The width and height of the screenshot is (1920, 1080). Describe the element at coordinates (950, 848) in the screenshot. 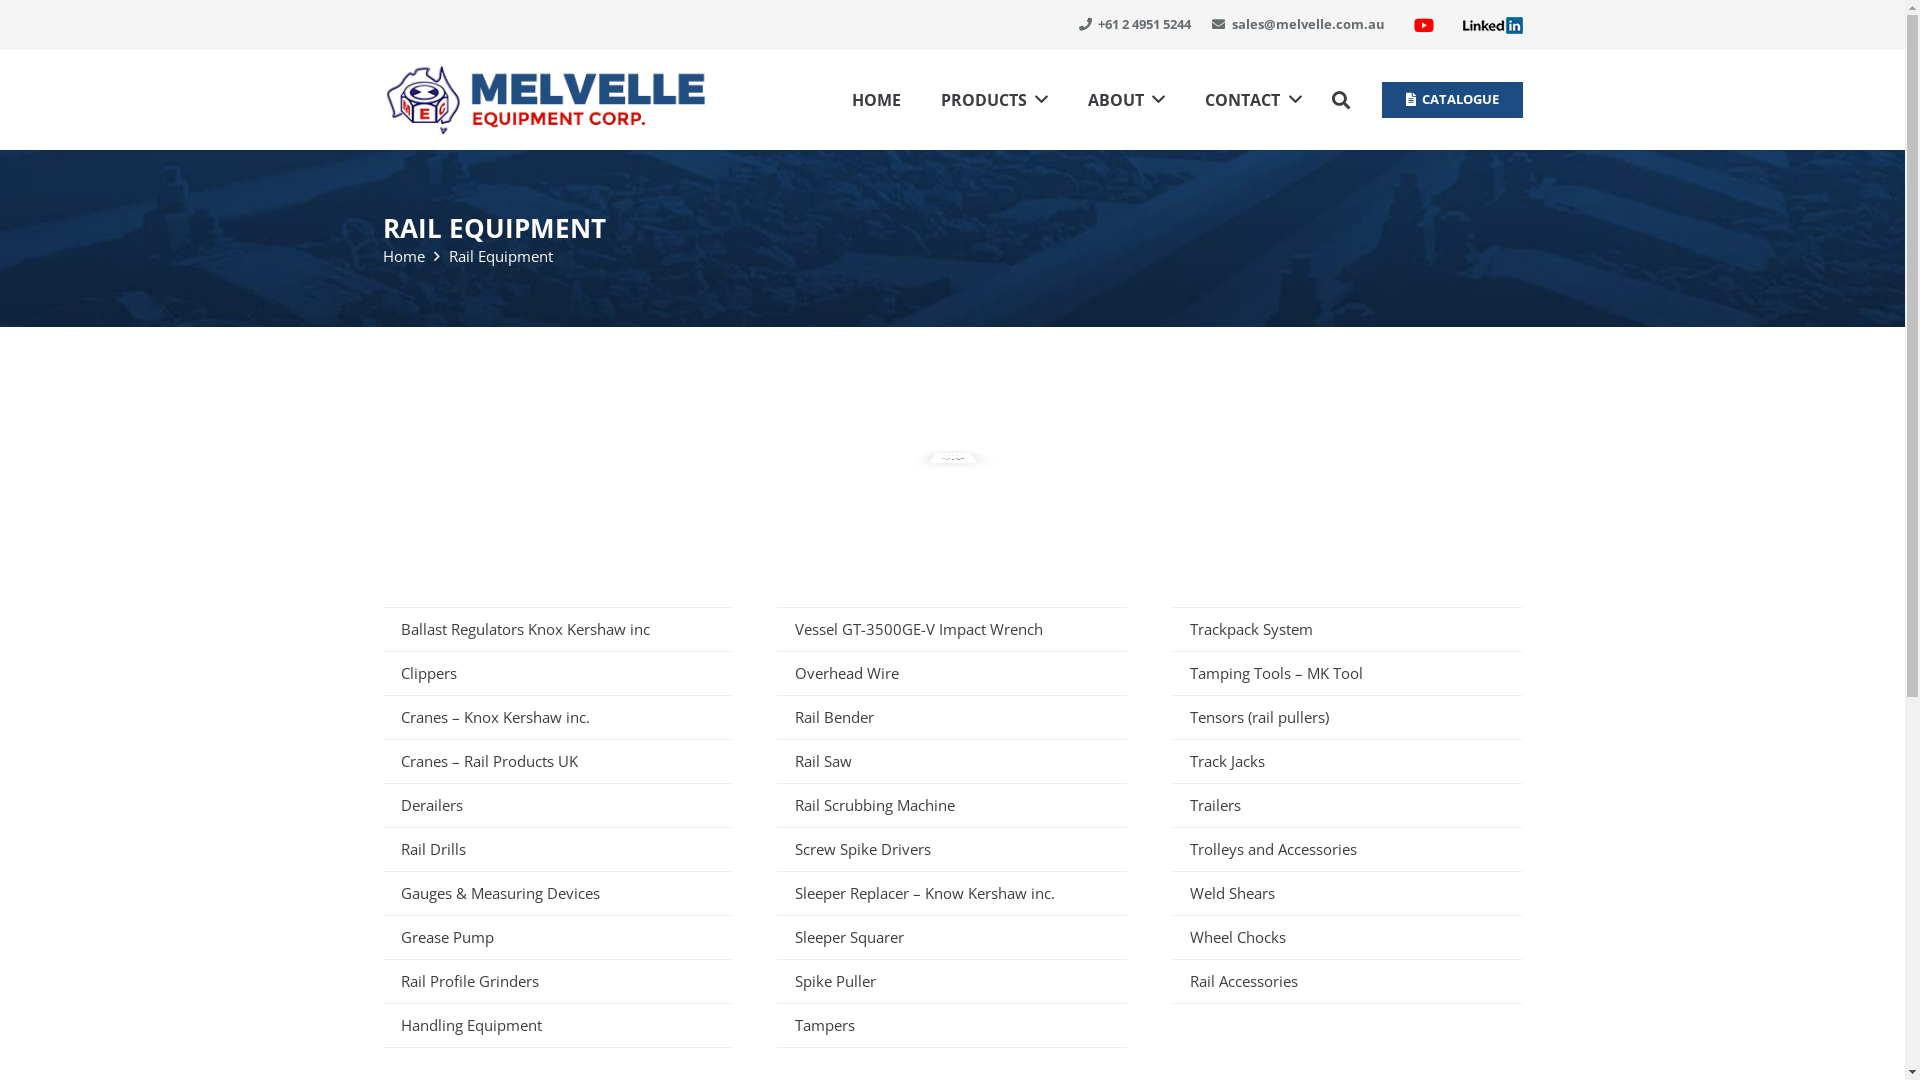

I see `'Screw Spike Drivers'` at that location.